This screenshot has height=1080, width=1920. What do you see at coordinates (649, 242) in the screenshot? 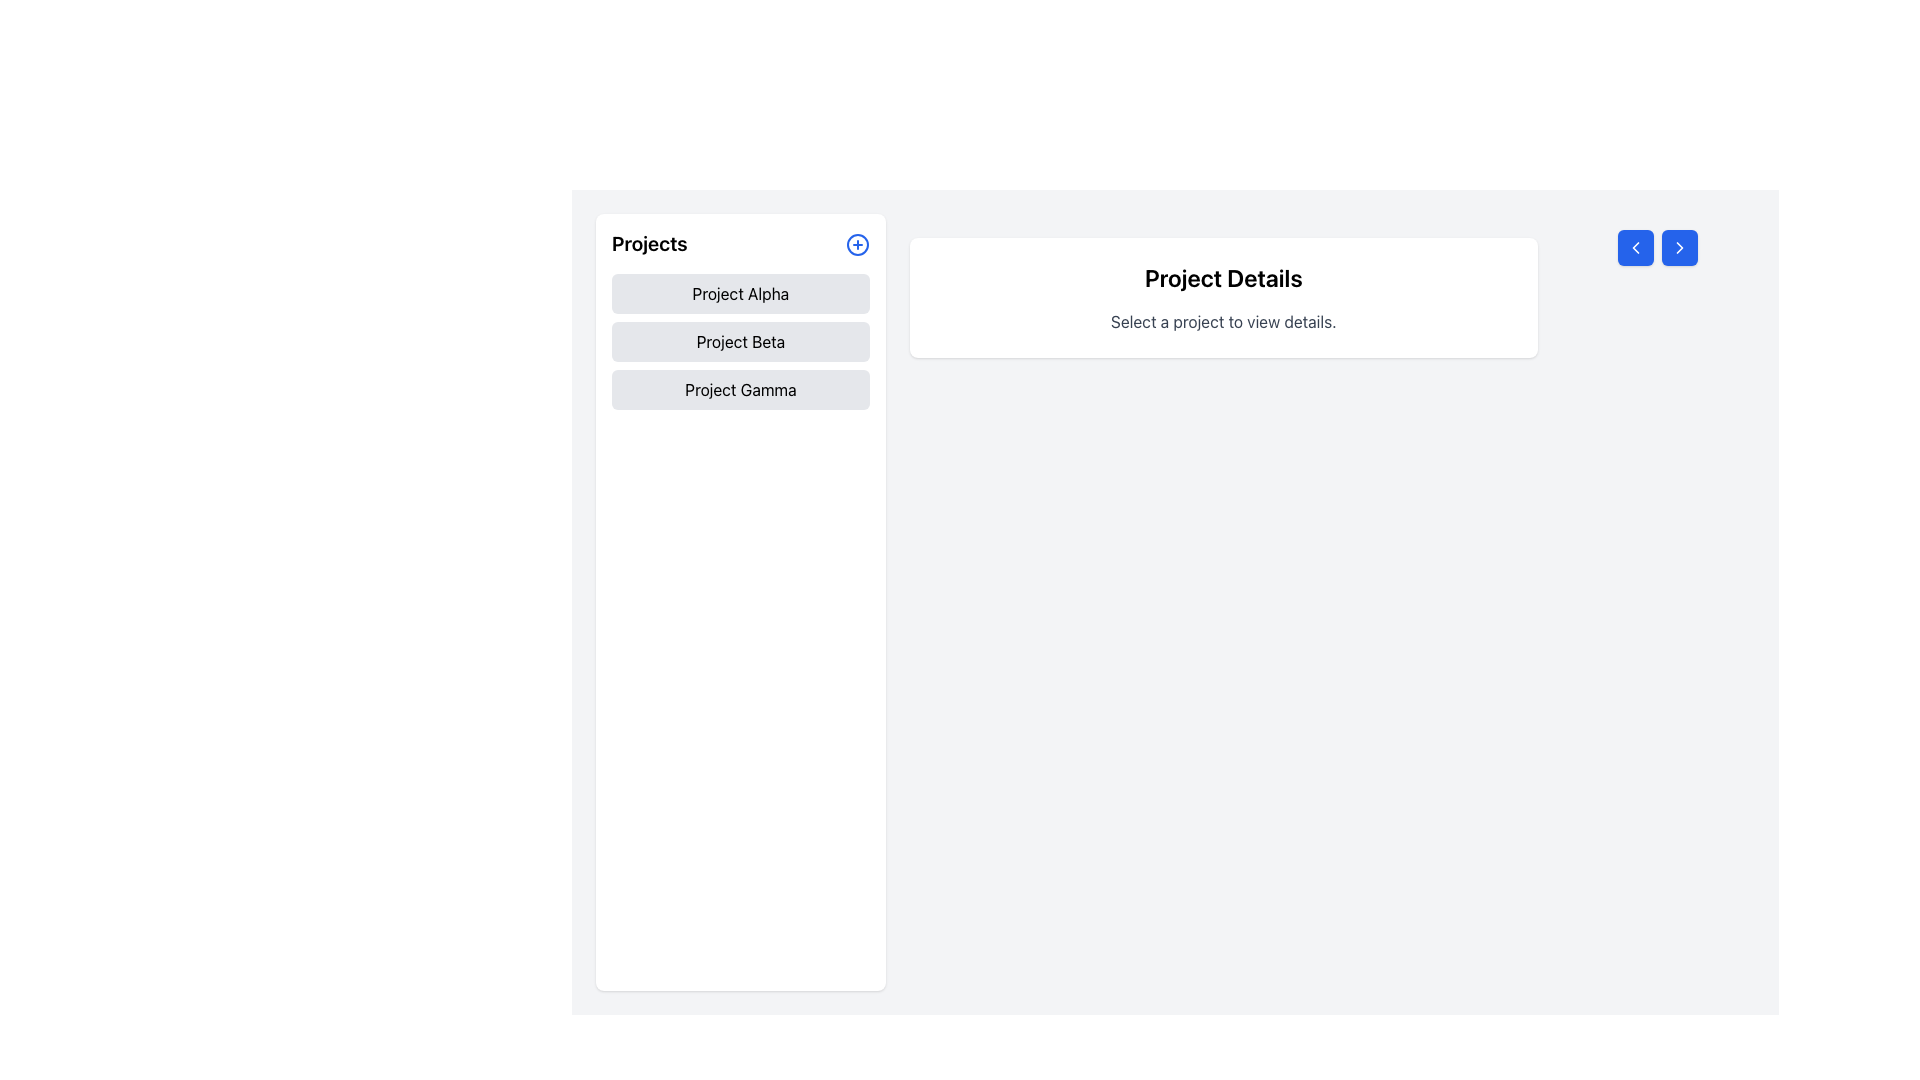
I see `the 'Projects' static text element, which is a bold and larger-than-normal black font title located at the top-left area of the left sidebar` at bounding box center [649, 242].